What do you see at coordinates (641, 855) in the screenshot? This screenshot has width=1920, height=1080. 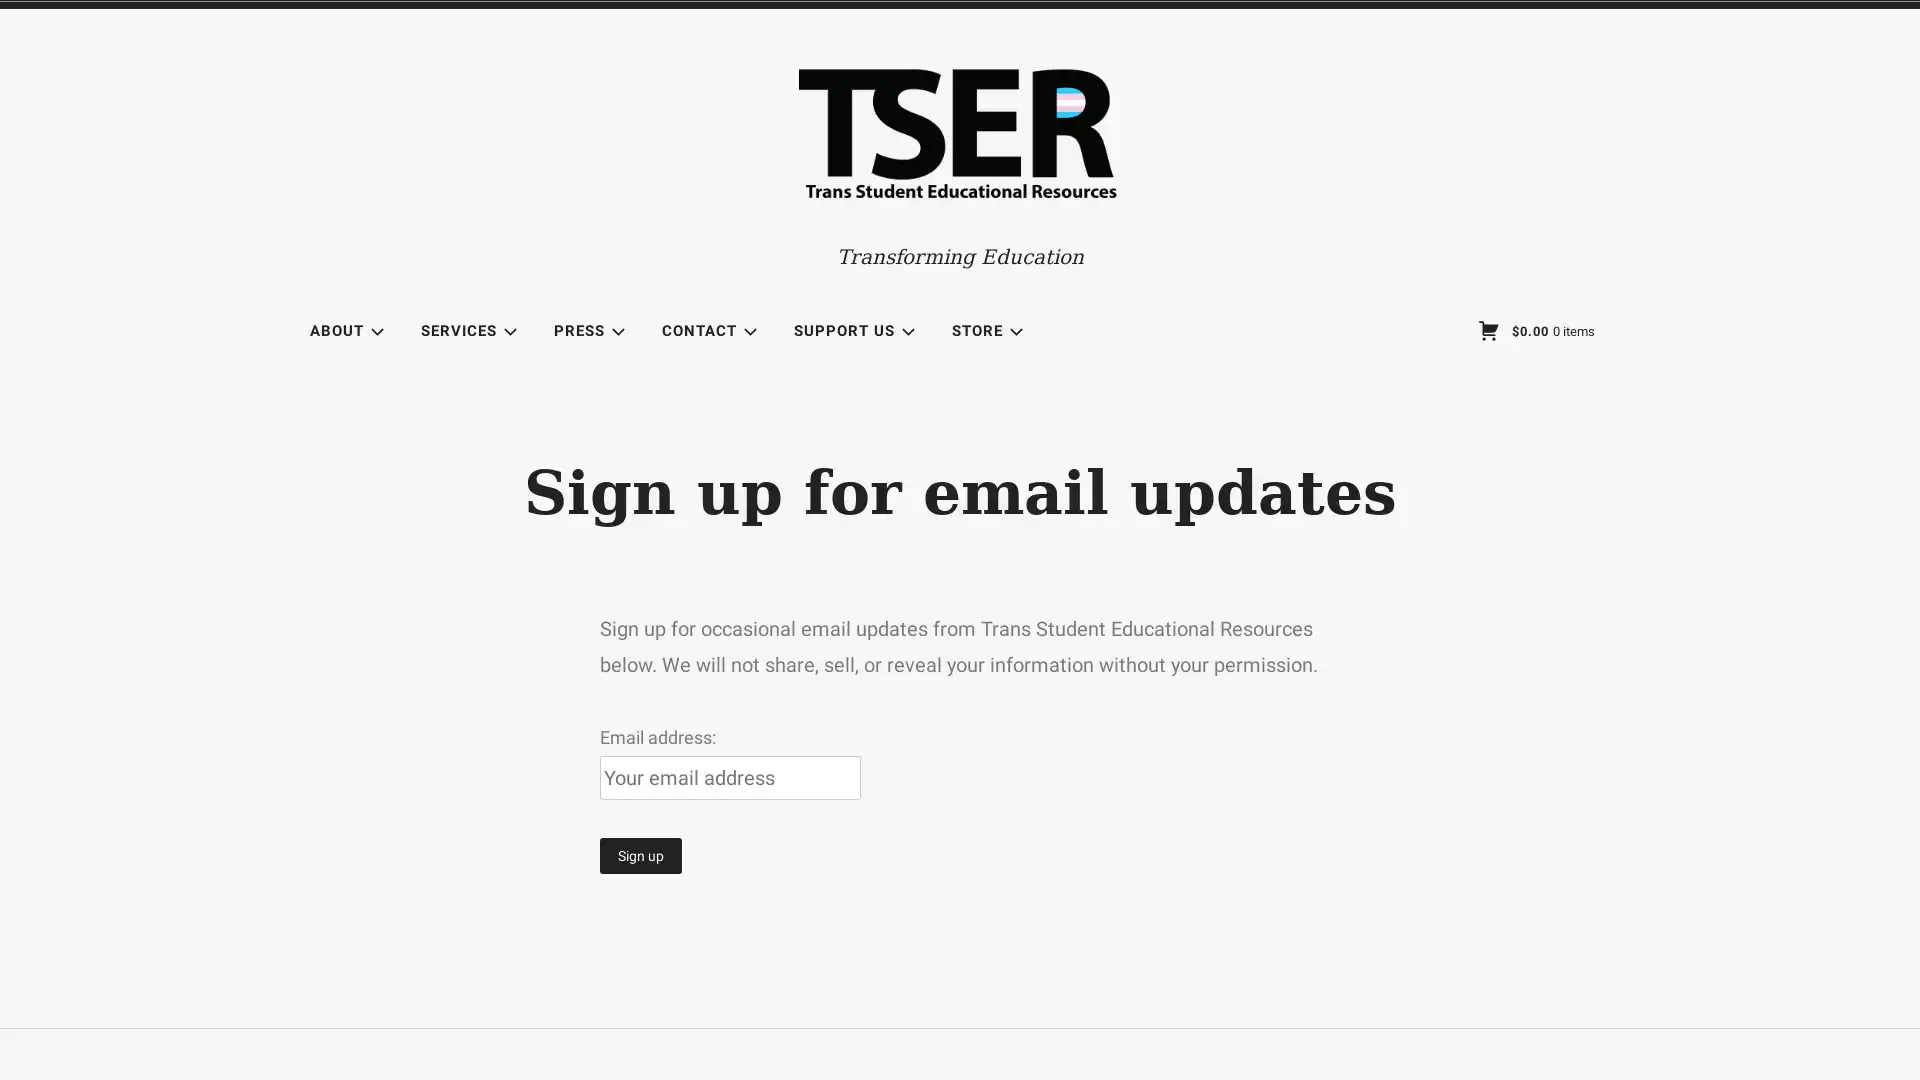 I see `Sign up` at bounding box center [641, 855].